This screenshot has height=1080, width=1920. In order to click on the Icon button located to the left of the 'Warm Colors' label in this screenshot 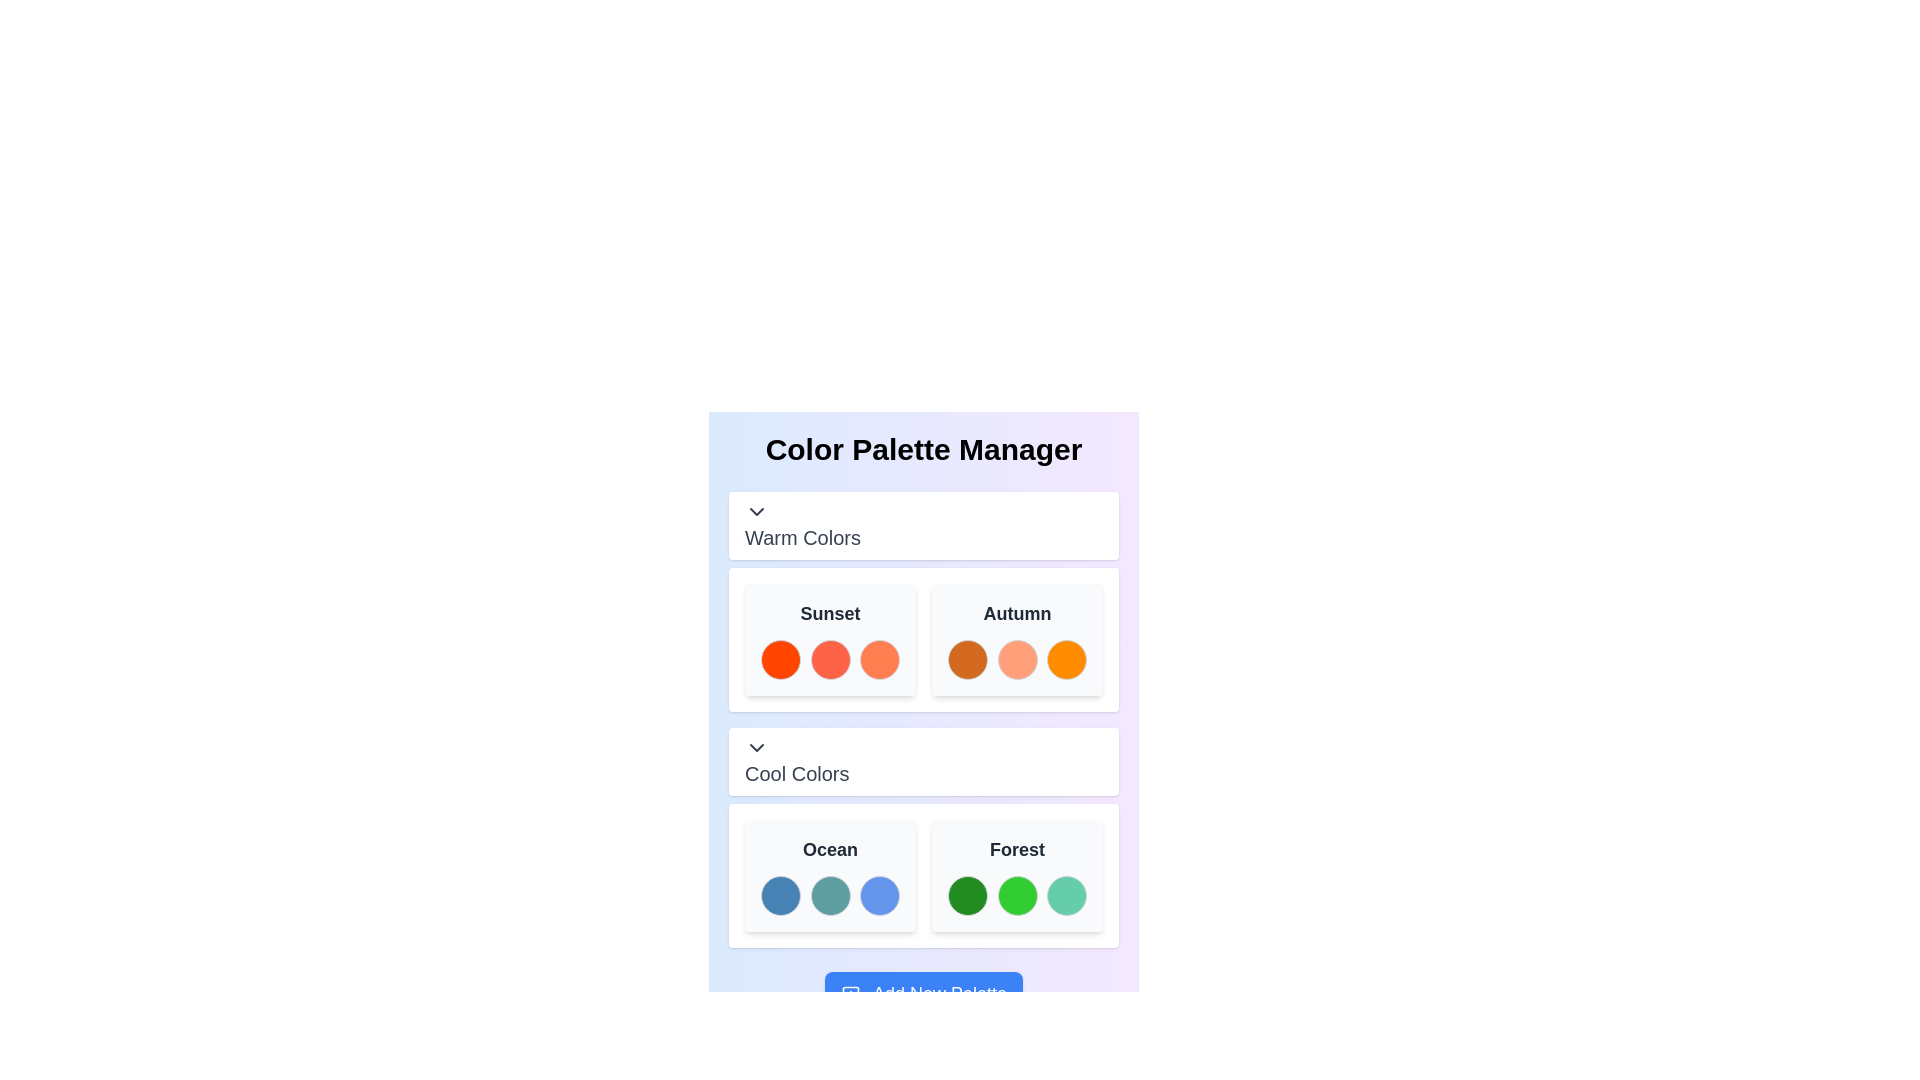, I will do `click(756, 511)`.